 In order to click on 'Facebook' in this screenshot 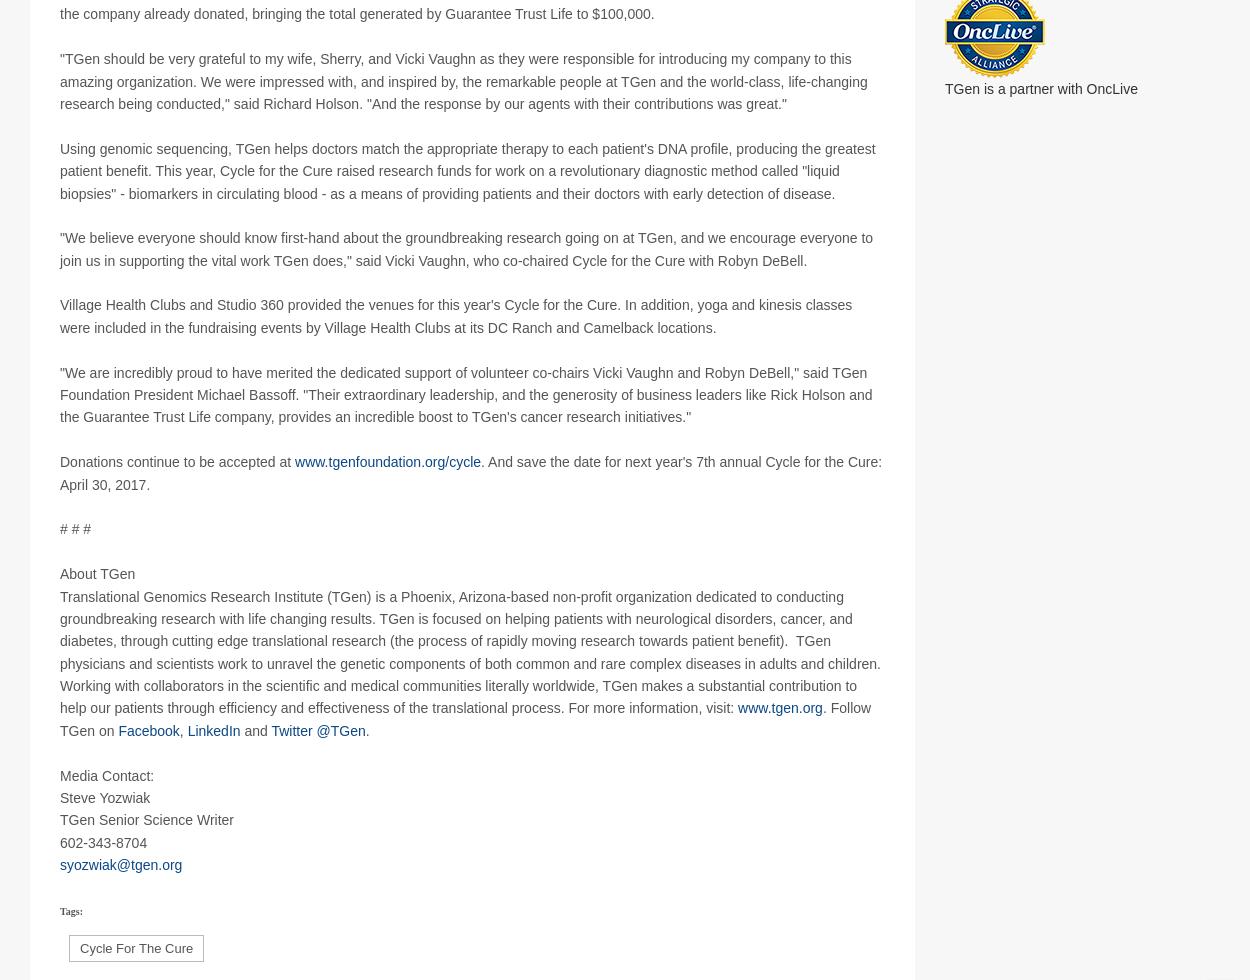, I will do `click(117, 754)`.